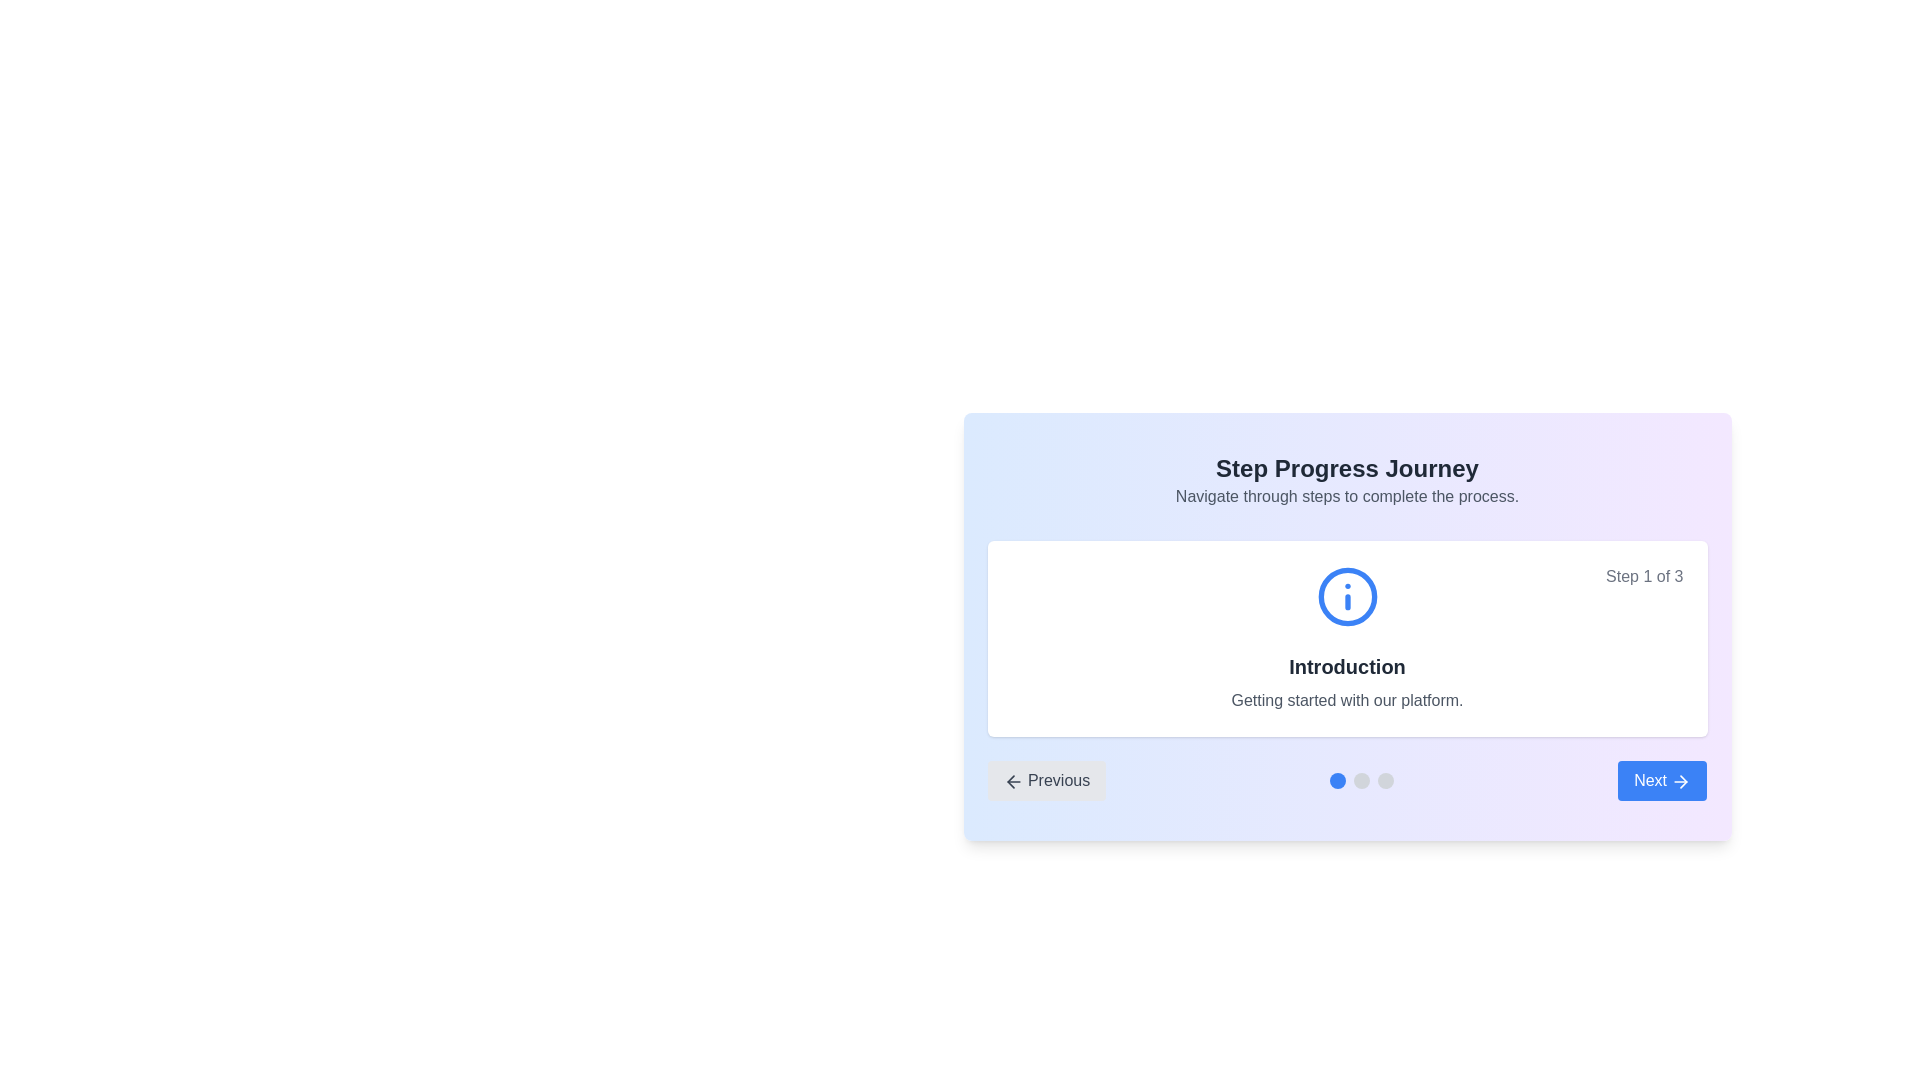 The width and height of the screenshot is (1920, 1080). I want to click on the icon depicting an information symbol ('i') for additional information about the 'Introduction' step in the progress journey, so click(1347, 596).